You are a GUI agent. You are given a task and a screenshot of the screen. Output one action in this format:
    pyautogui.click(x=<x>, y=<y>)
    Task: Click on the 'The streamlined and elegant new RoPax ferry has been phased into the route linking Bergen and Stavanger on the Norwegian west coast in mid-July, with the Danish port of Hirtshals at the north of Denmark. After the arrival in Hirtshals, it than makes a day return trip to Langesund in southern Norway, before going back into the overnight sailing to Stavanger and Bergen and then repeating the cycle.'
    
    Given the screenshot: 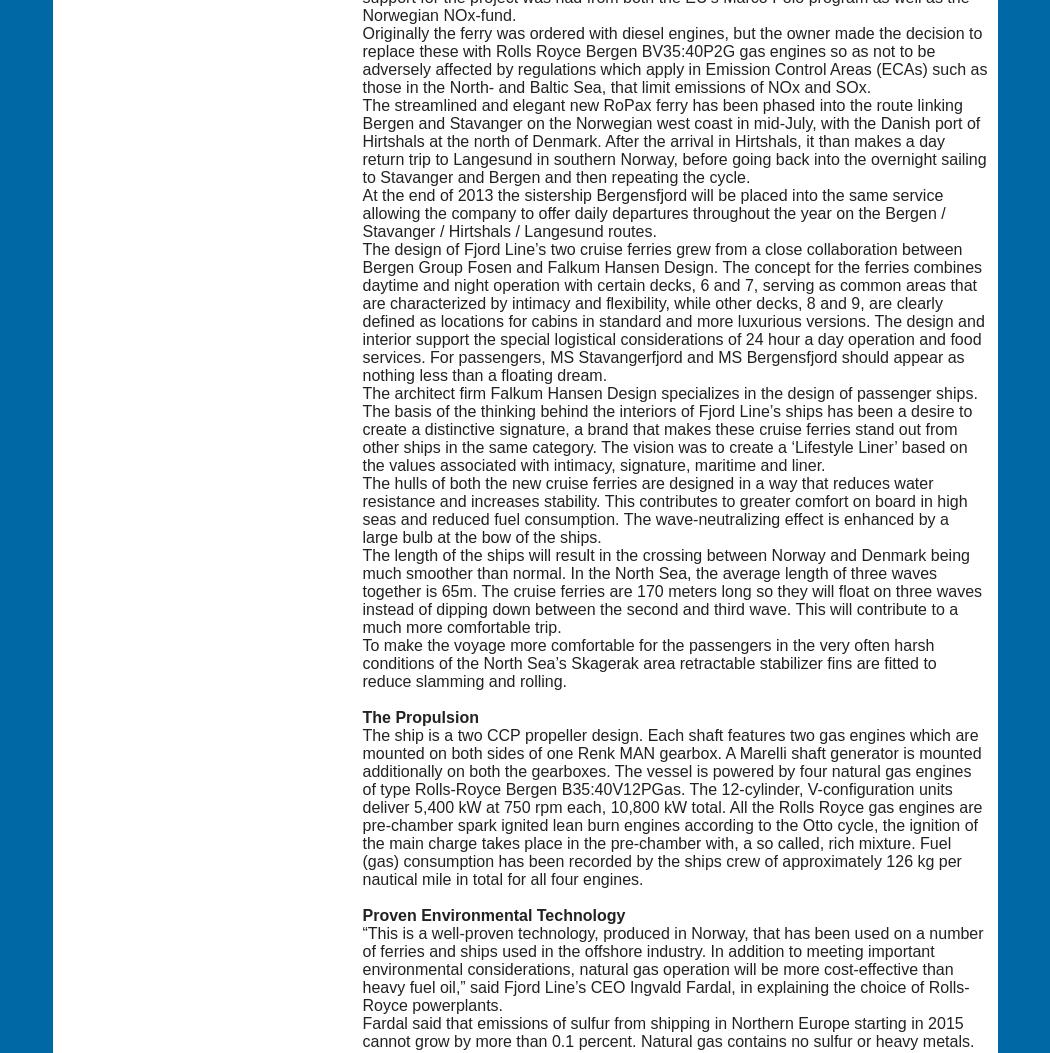 What is the action you would take?
    pyautogui.click(x=672, y=140)
    